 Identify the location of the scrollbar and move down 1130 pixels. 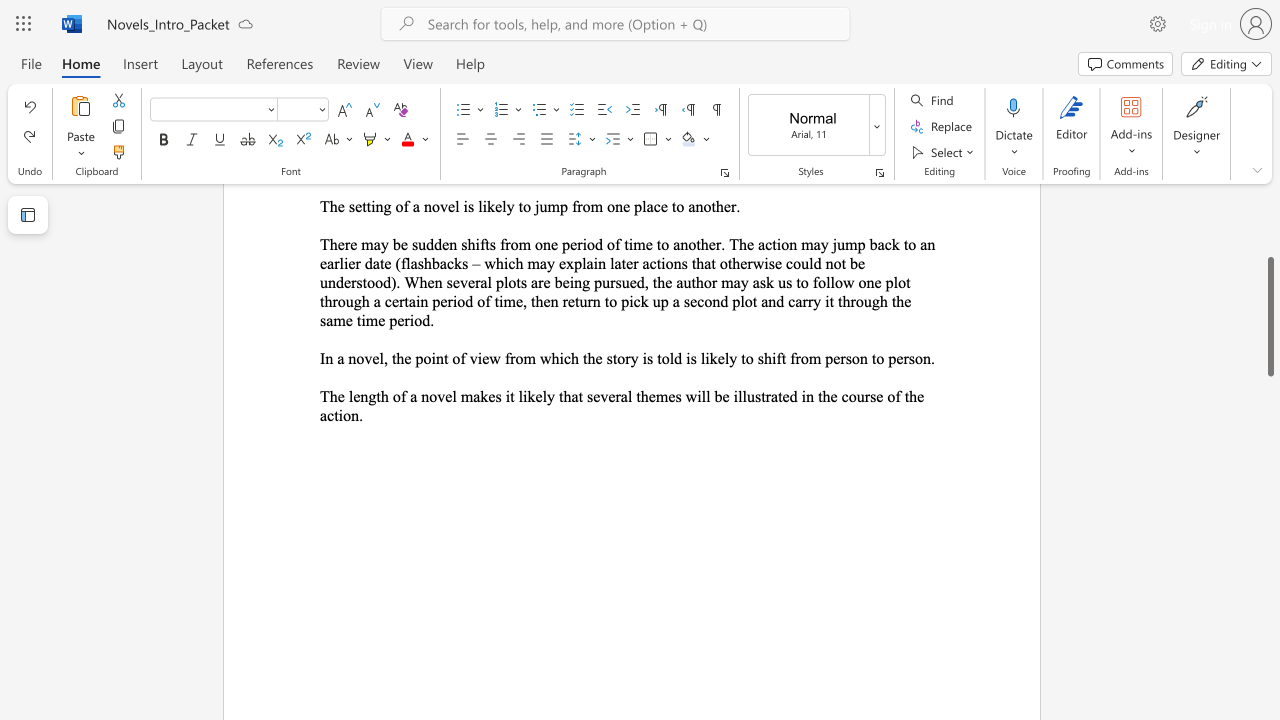
(1269, 315).